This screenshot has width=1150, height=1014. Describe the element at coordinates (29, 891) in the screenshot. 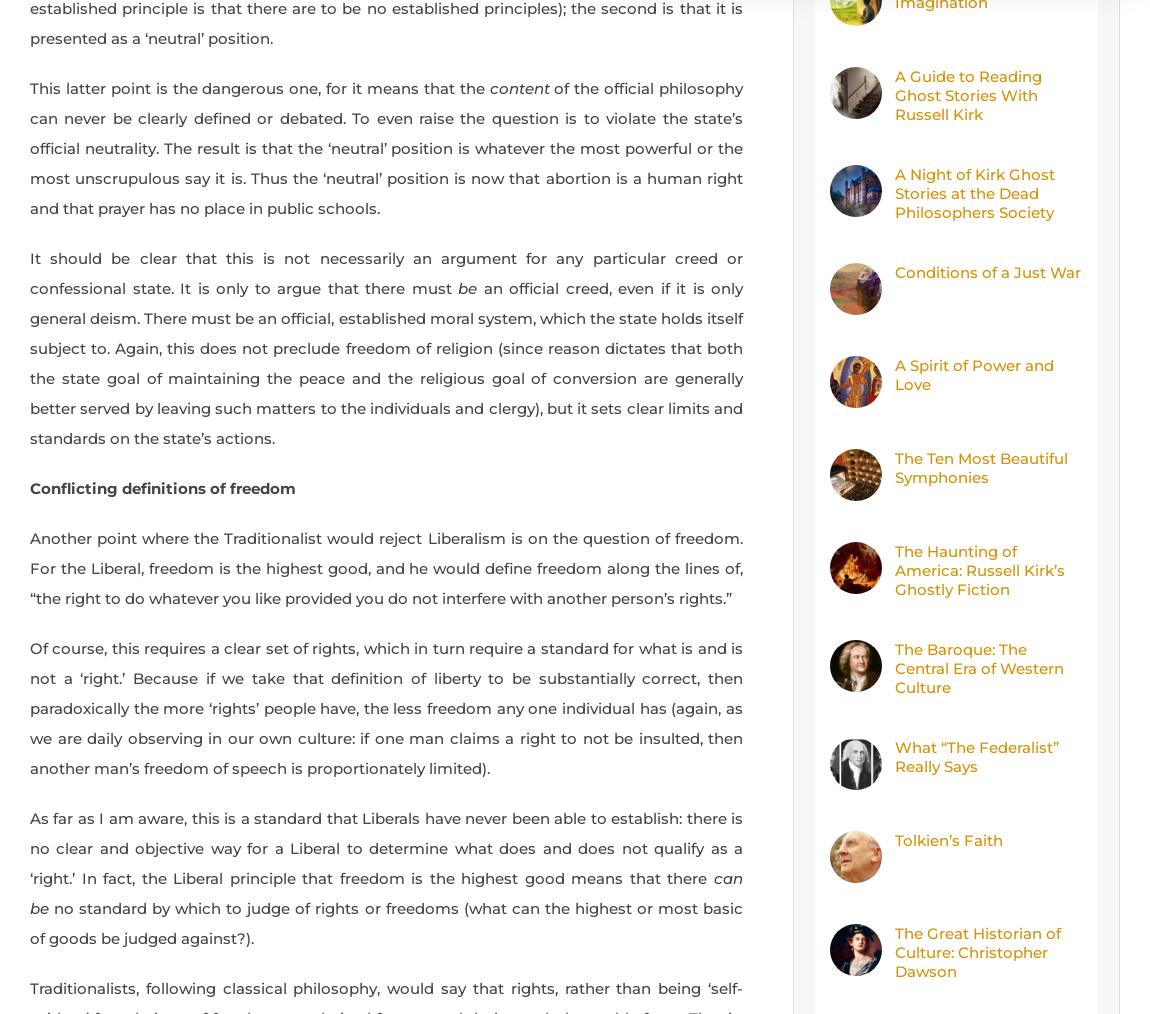

I see `'can be'` at that location.